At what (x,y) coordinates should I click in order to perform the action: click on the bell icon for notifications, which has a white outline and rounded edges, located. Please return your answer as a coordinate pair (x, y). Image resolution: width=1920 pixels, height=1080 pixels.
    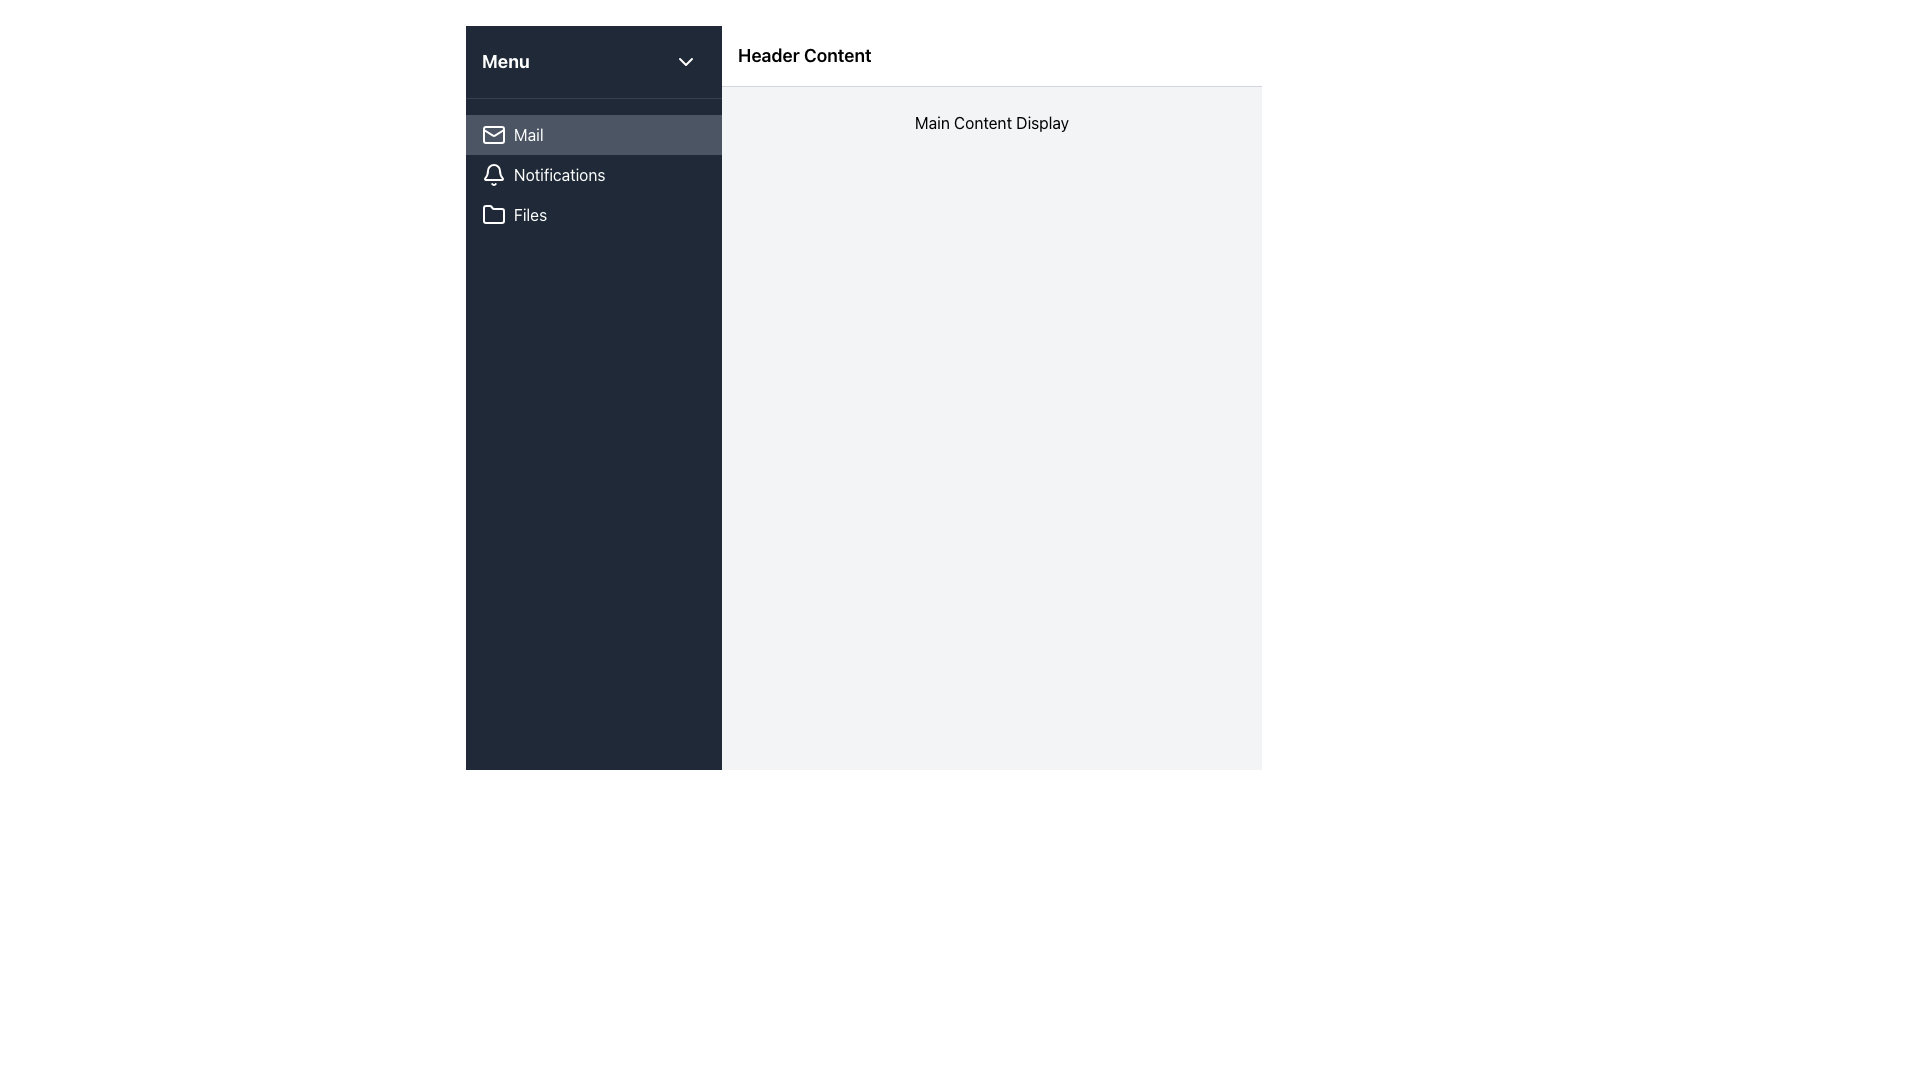
    Looking at the image, I should click on (494, 173).